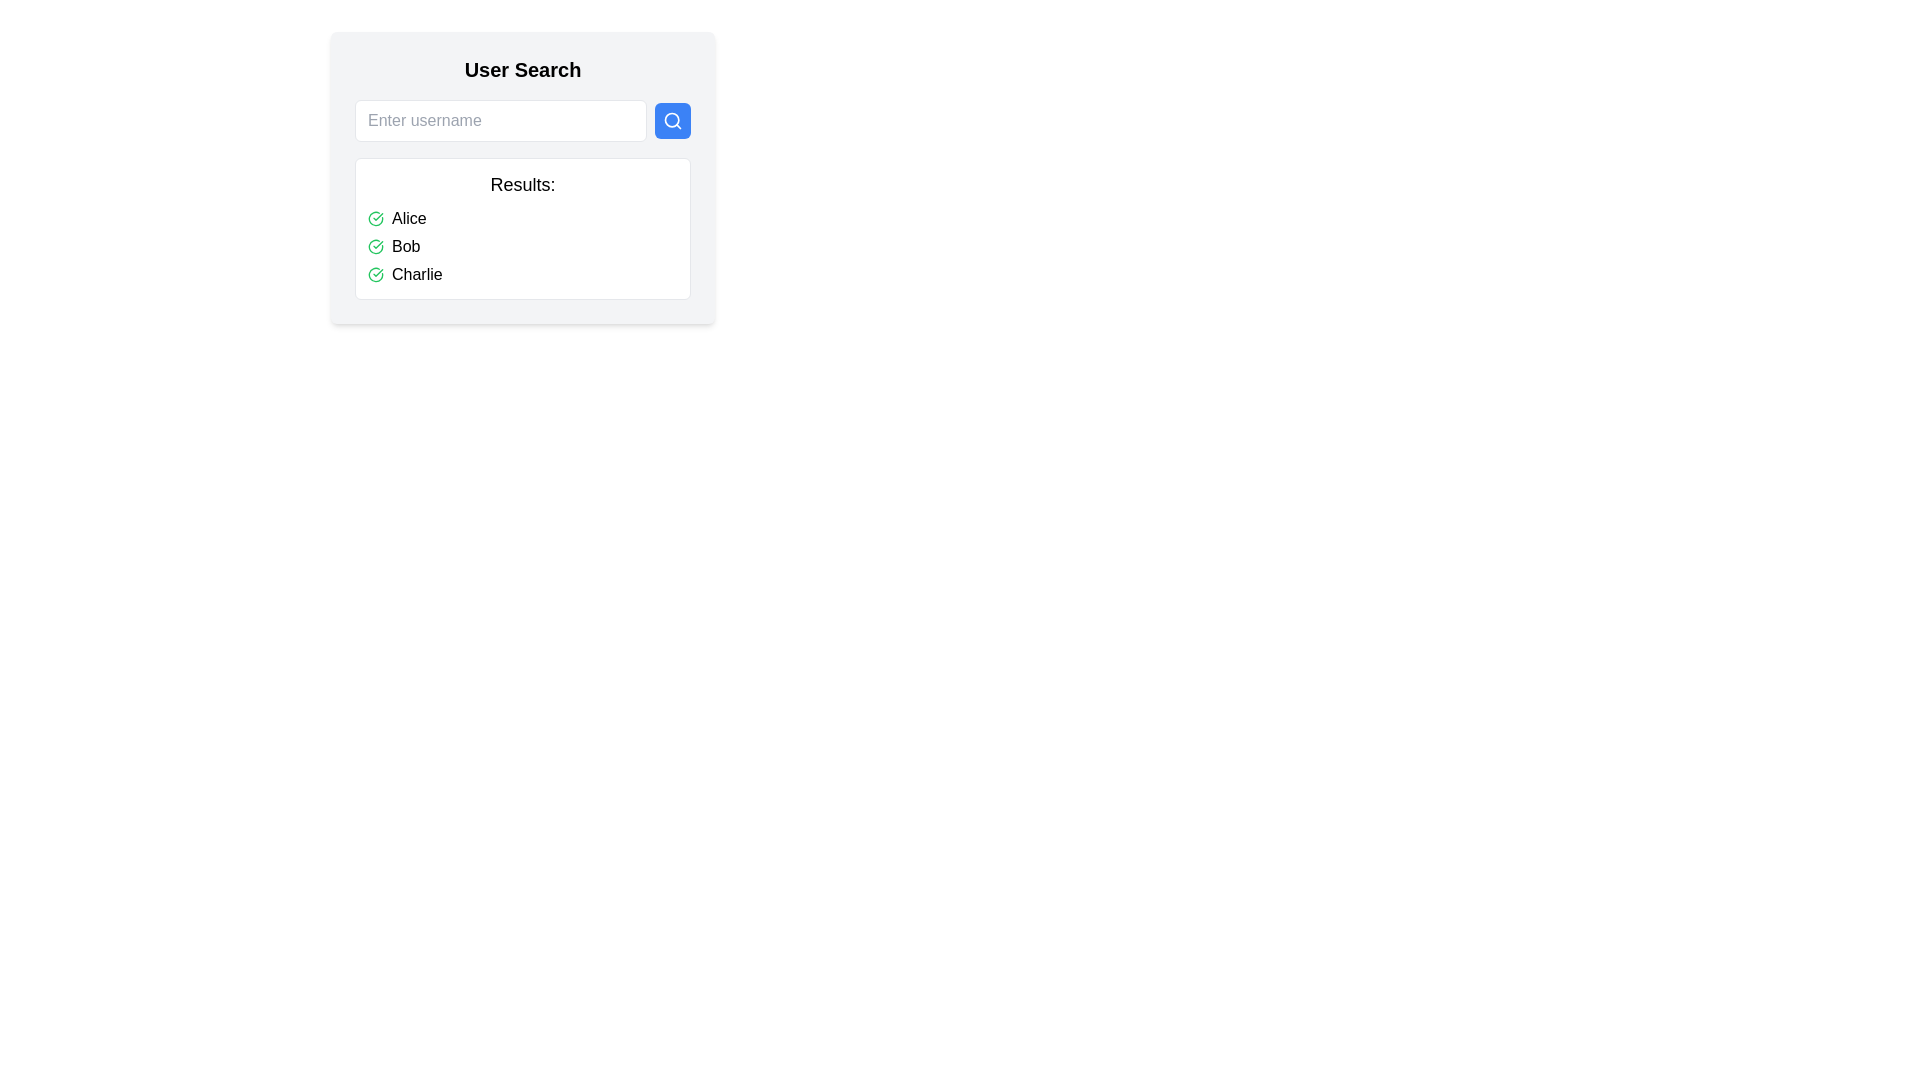  I want to click on the user 'Charlie', so click(523, 274).